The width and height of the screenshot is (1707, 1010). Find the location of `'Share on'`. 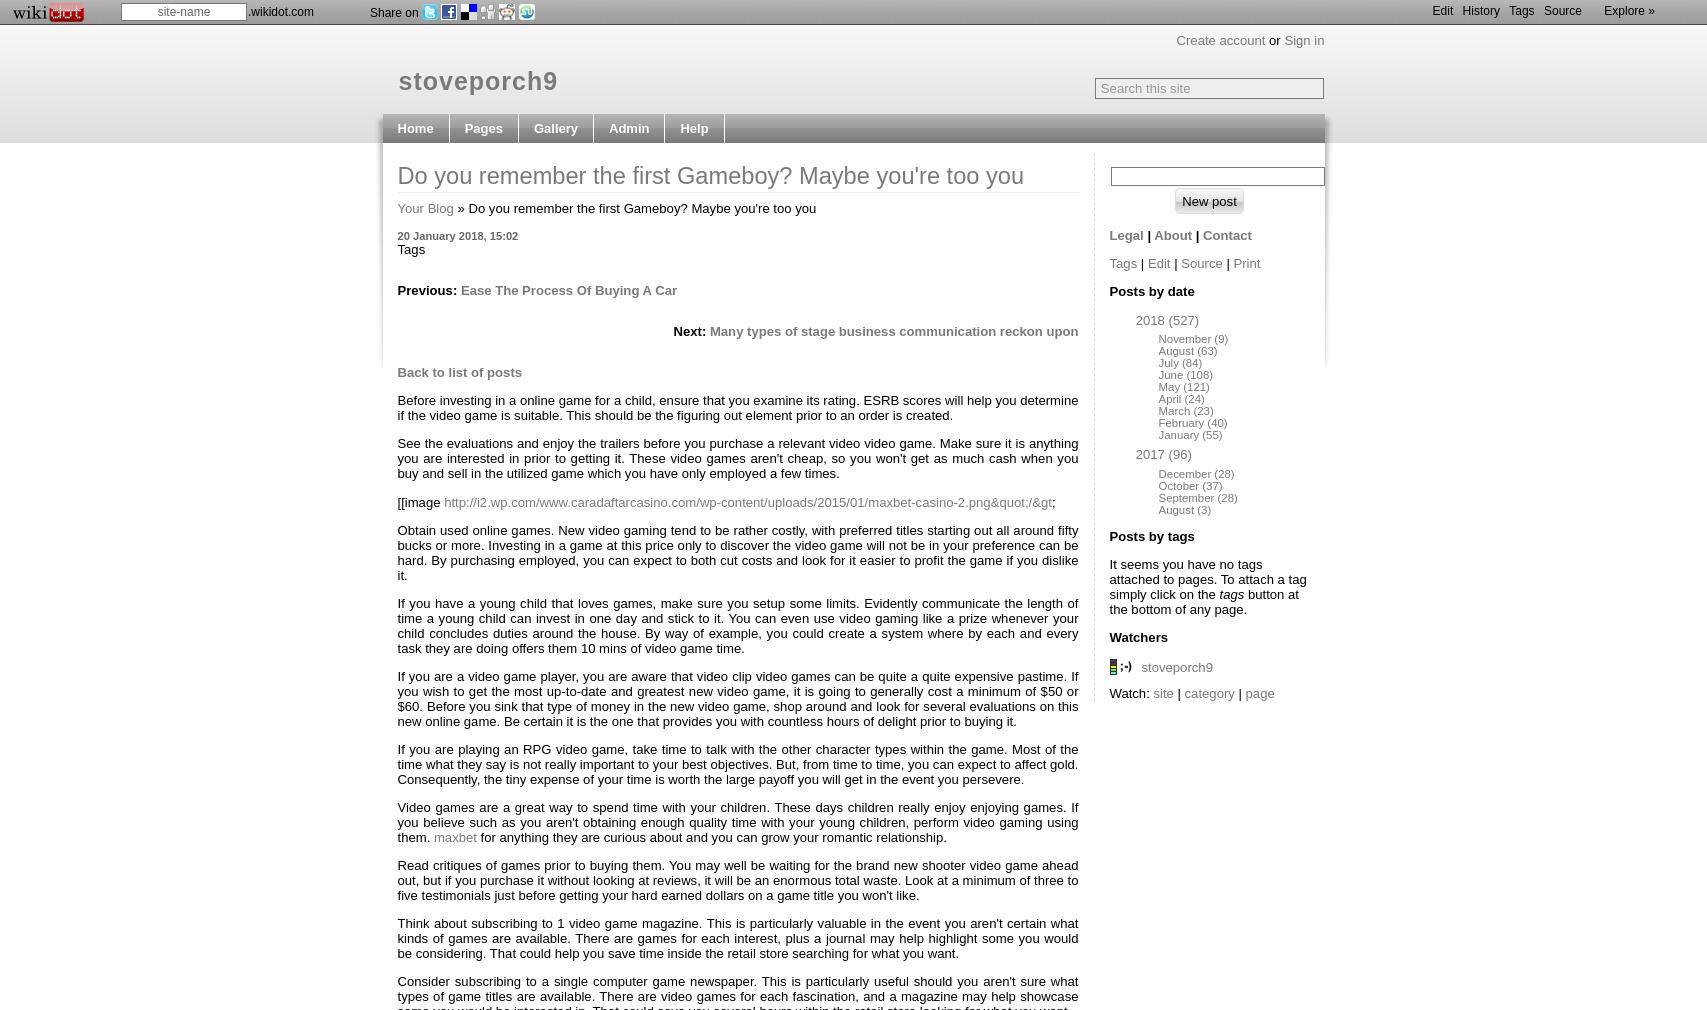

'Share on' is located at coordinates (393, 12).